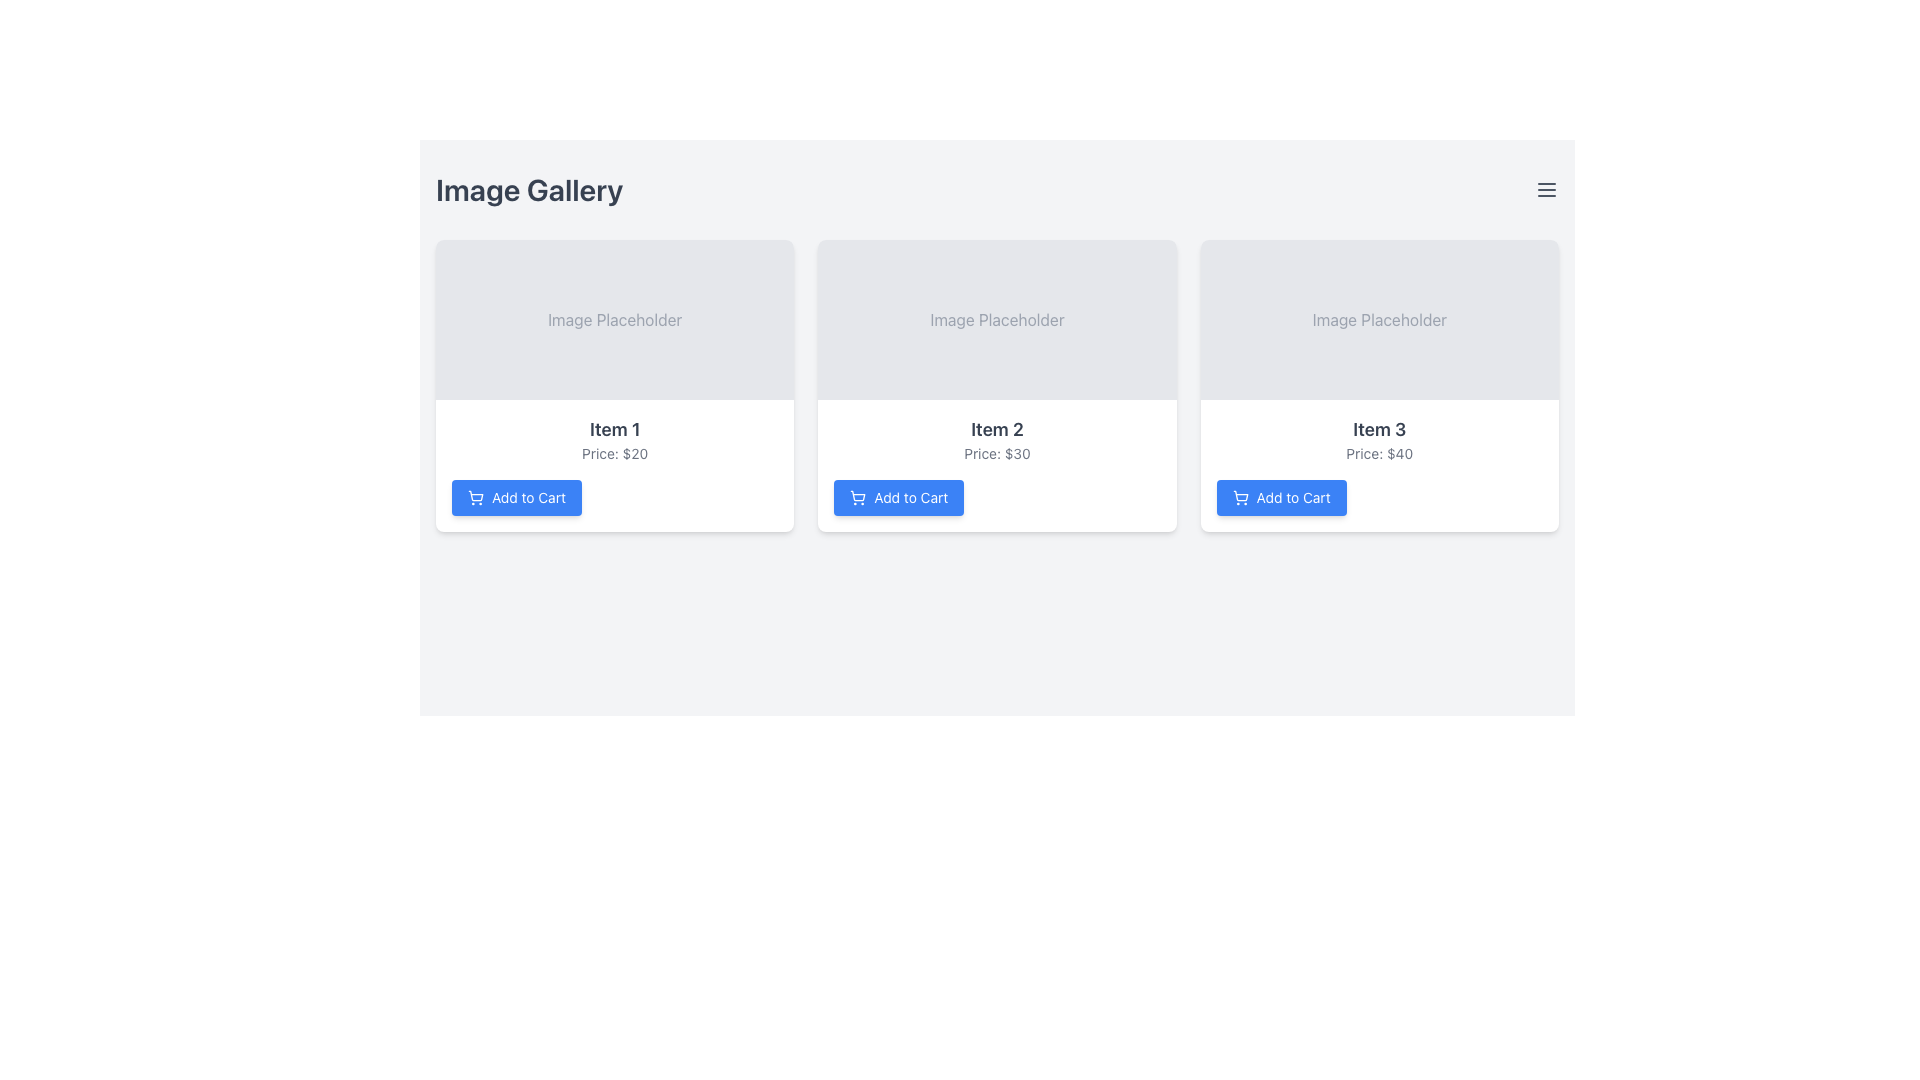  I want to click on the shopping cart icon located inside the blue 'Add to Cart' button at the bottom-left of Item 1 card in the first column of the grid layout, so click(474, 496).